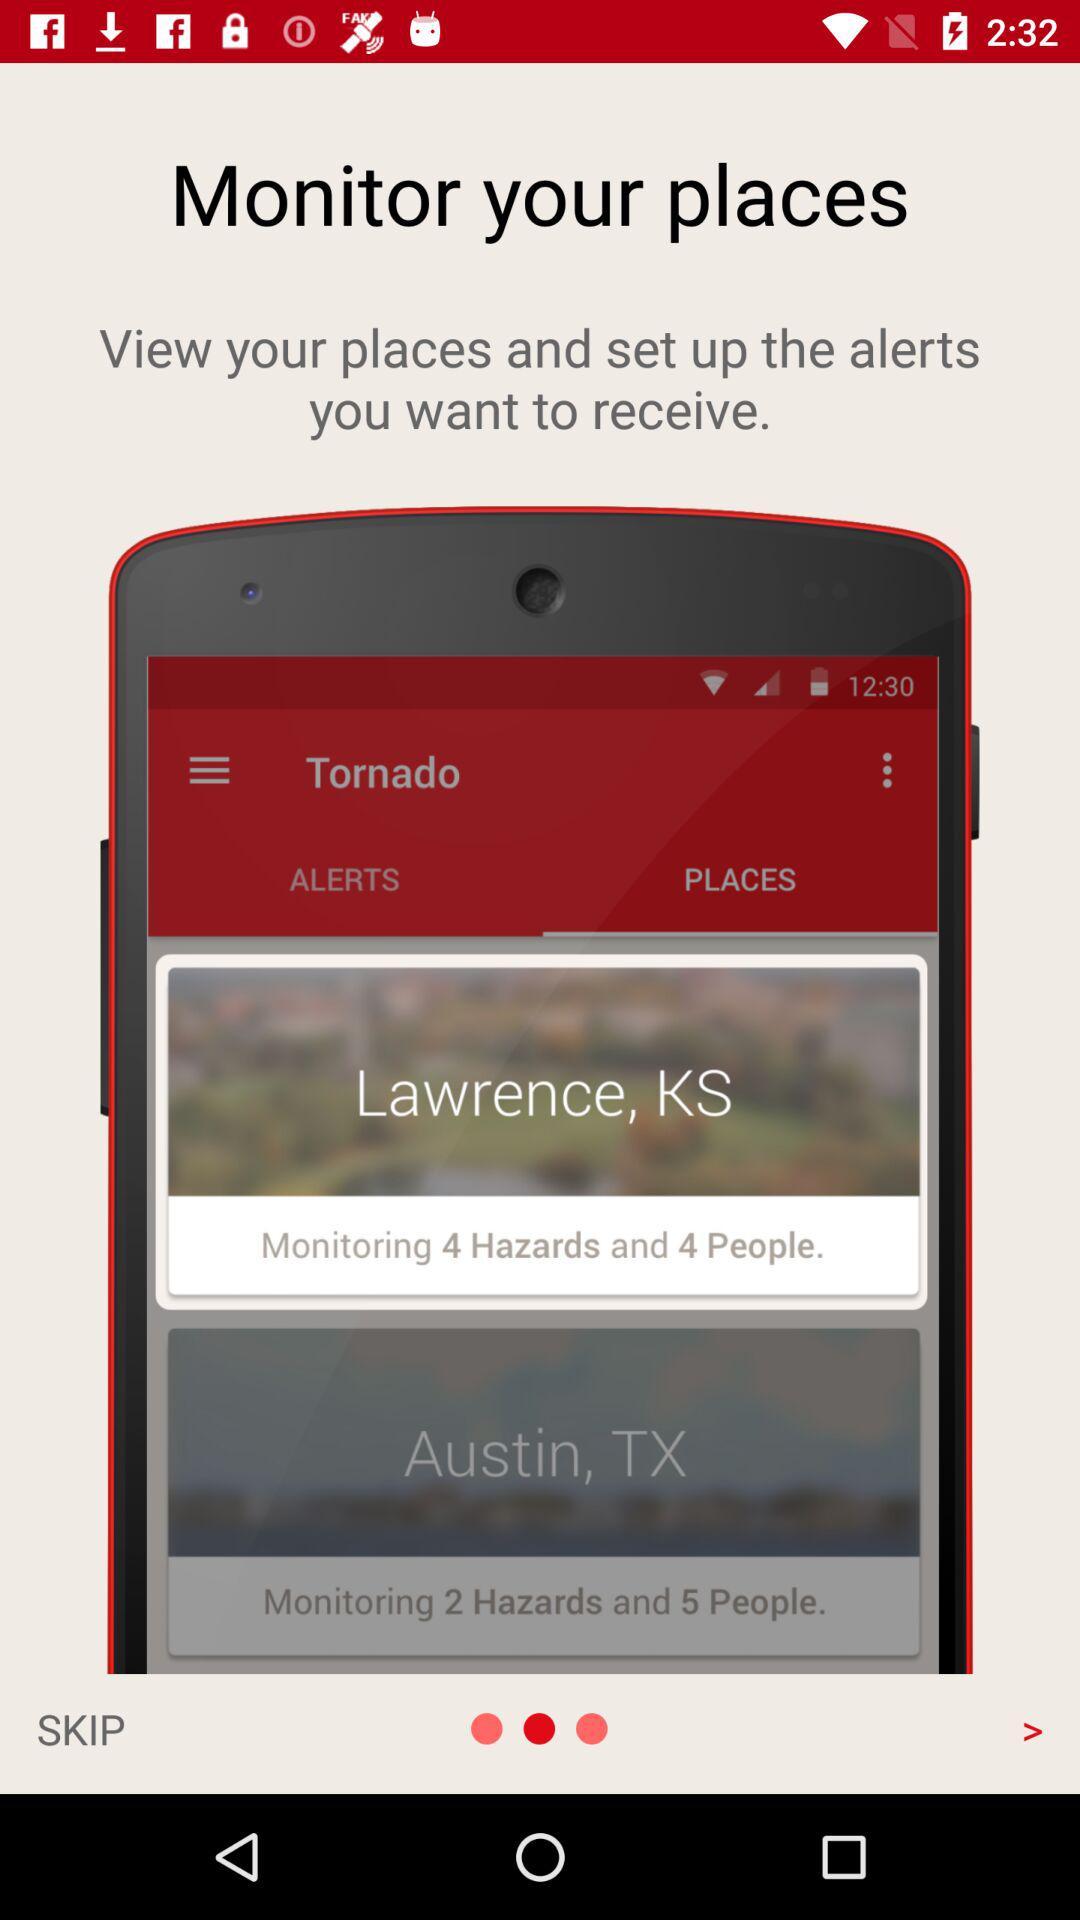 The width and height of the screenshot is (1080, 1920). Describe the element at coordinates (186, 1727) in the screenshot. I see `skip at the bottom left corner` at that location.